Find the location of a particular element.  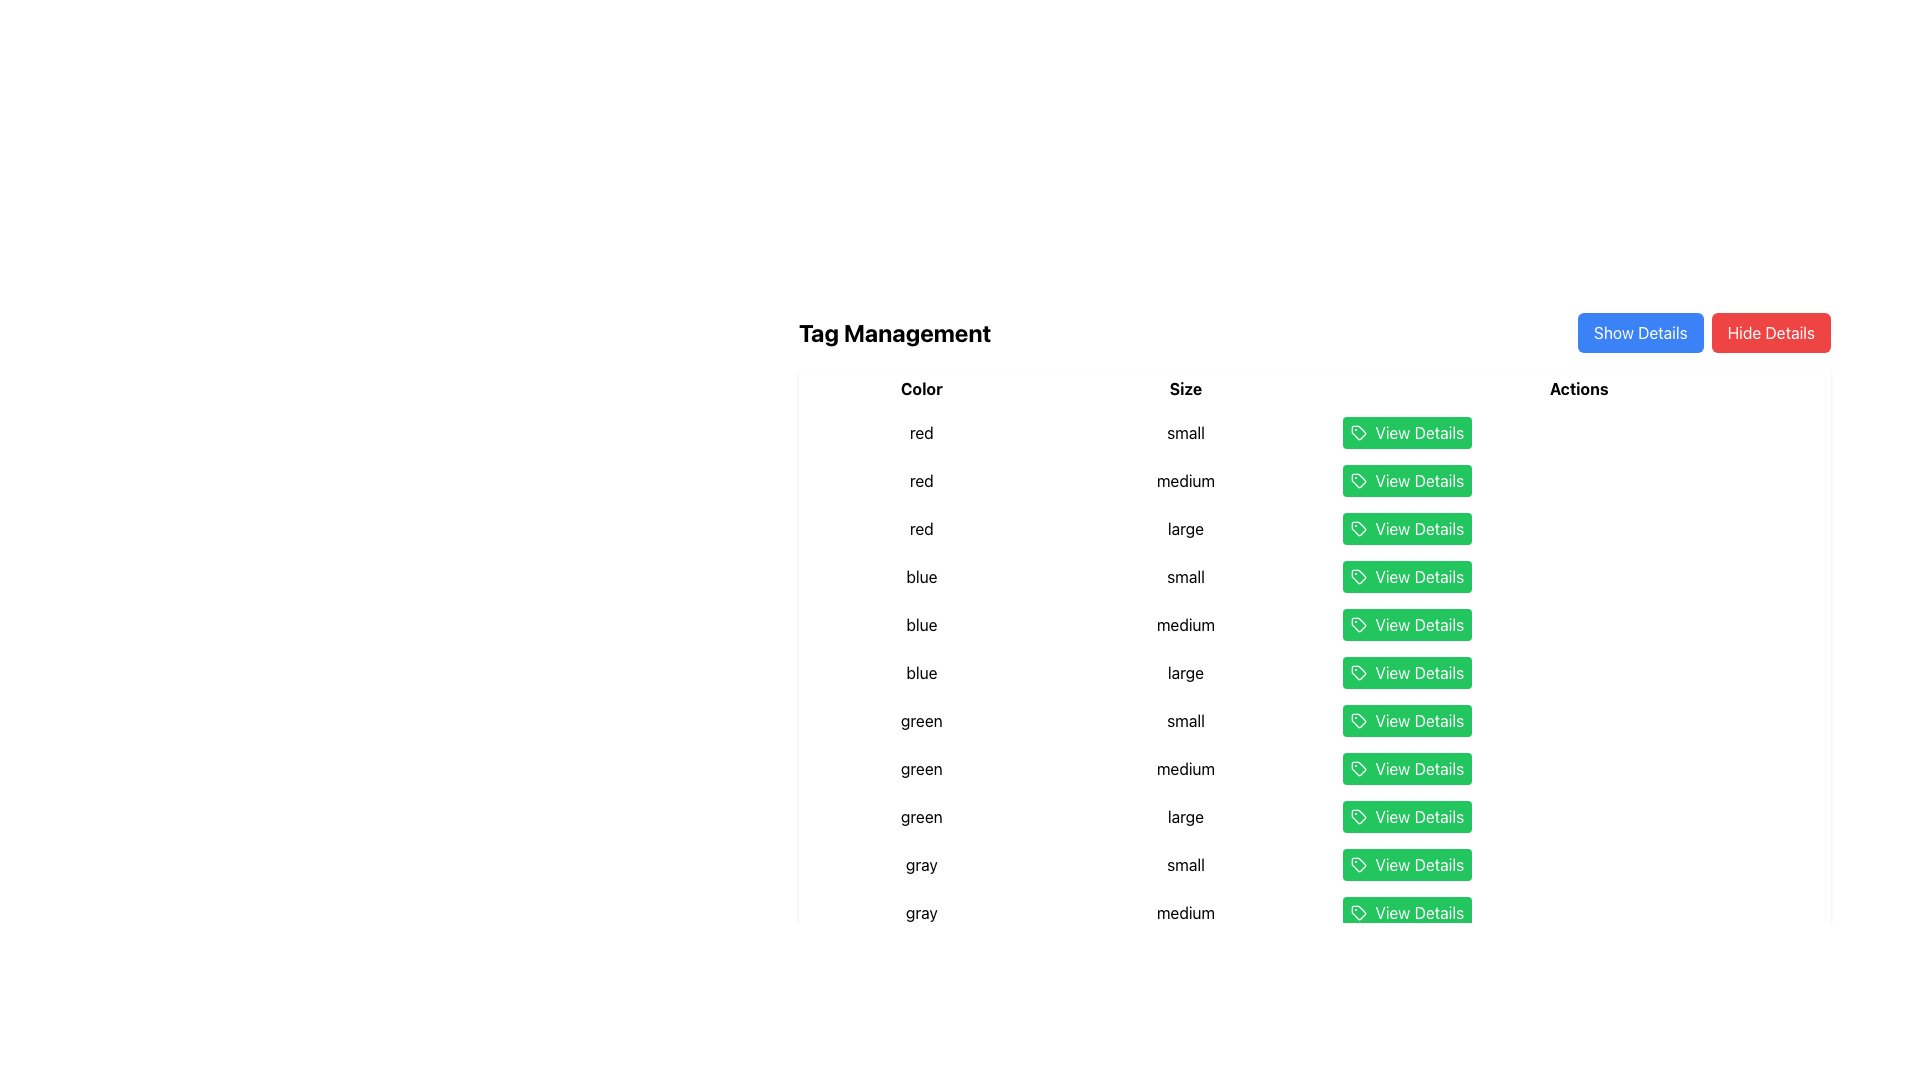

the text element displaying 'medium' located in the second row of the table under the 'Size' column is located at coordinates (1185, 481).